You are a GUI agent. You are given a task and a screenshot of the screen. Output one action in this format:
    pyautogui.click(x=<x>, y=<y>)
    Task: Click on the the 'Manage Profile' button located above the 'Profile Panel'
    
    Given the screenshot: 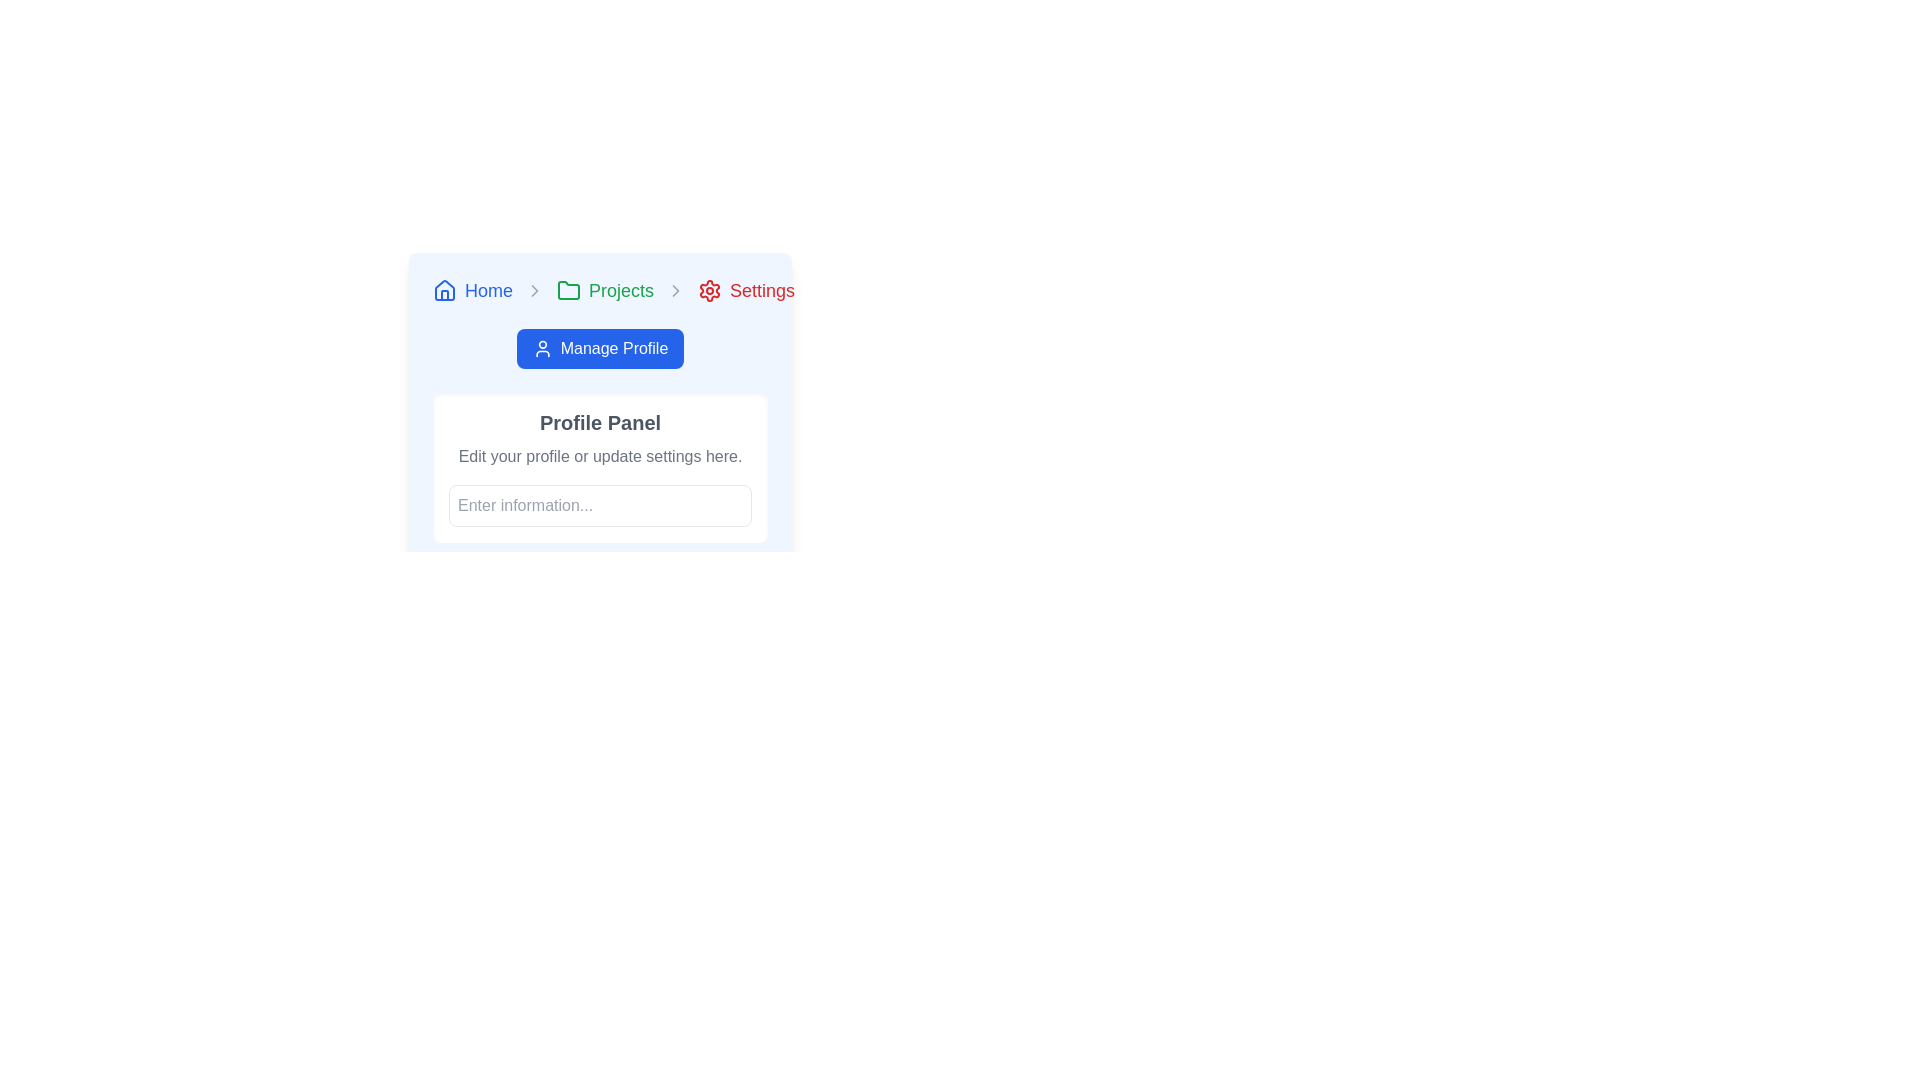 What is the action you would take?
    pyautogui.click(x=599, y=408)
    